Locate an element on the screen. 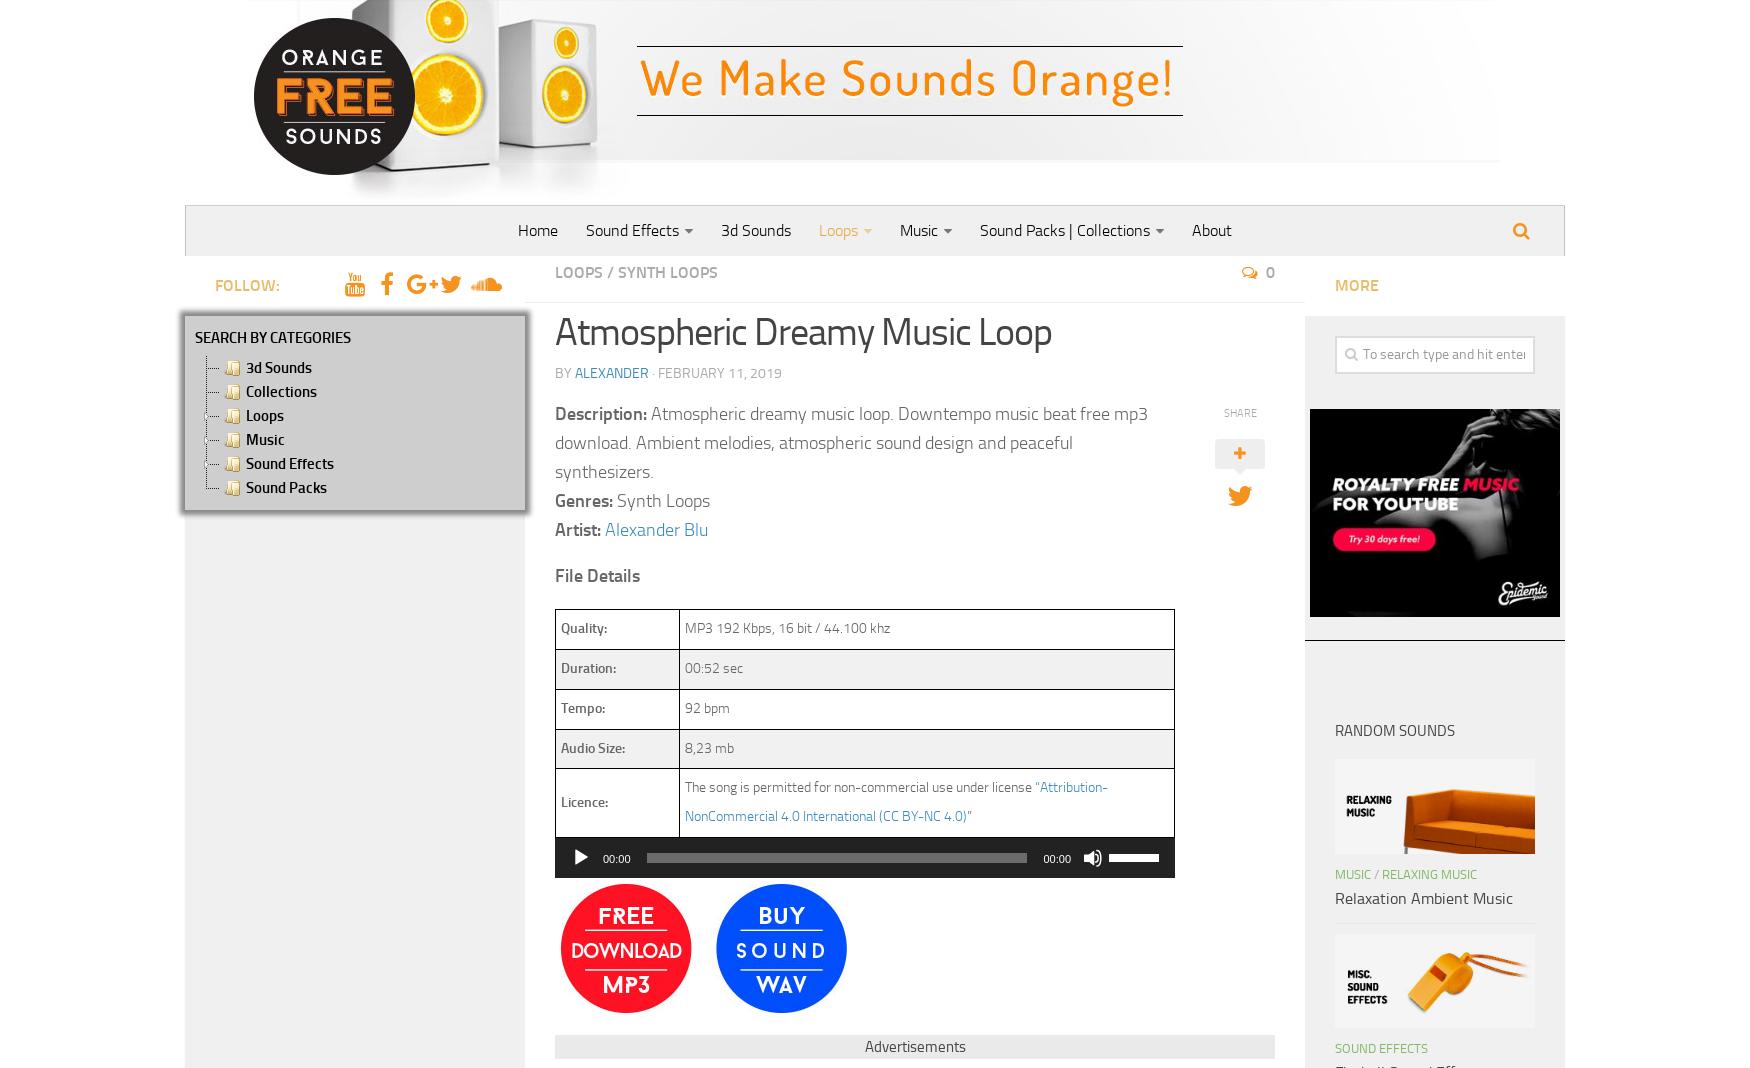  'MP3 192 Kbps, 16 bit / 44.100 khz' is located at coordinates (785, 627).